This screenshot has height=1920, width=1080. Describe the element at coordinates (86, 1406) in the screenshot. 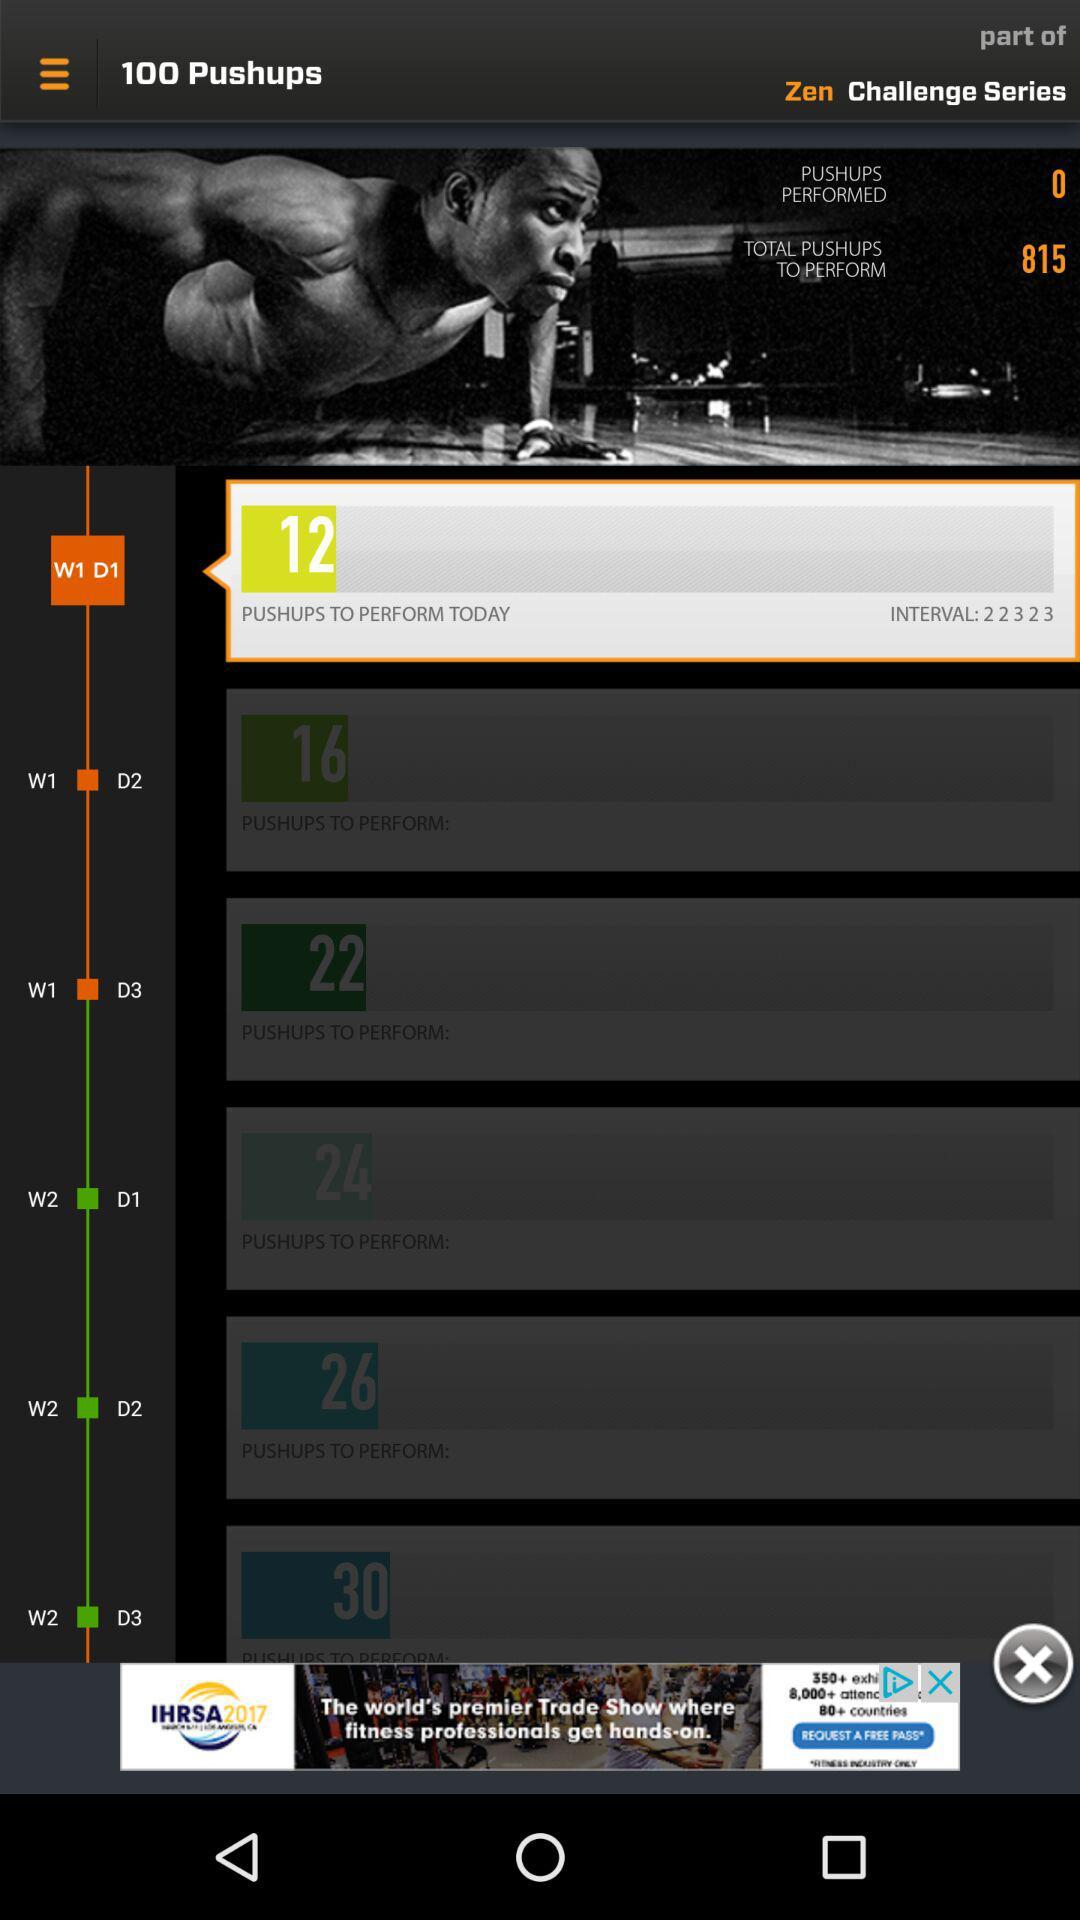

I see `between w2 and d2` at that location.